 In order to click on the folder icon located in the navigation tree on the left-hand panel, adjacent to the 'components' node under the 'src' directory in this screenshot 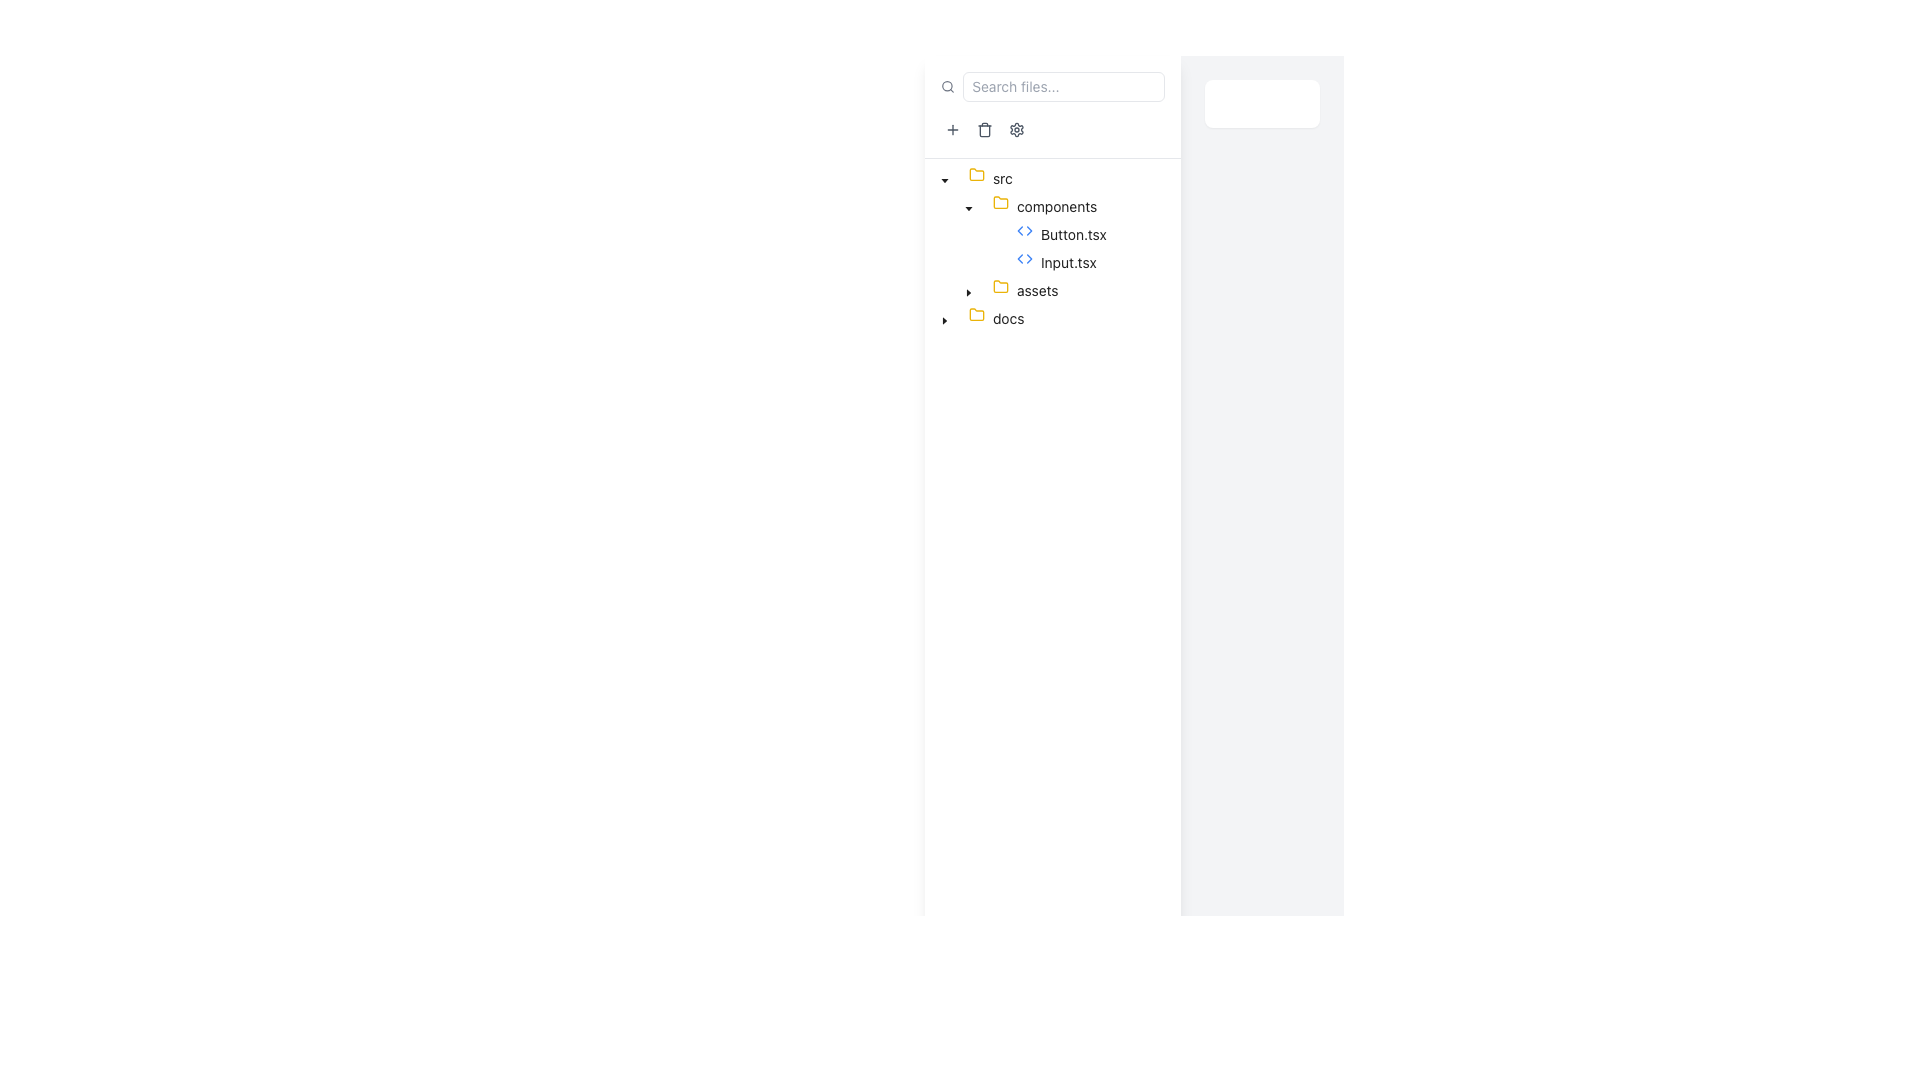, I will do `click(1001, 203)`.